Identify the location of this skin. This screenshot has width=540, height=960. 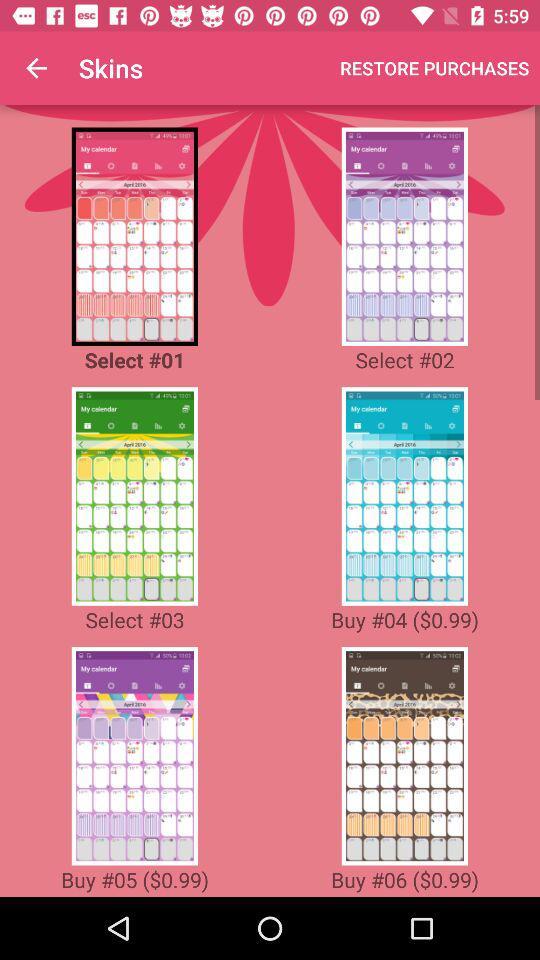
(404, 236).